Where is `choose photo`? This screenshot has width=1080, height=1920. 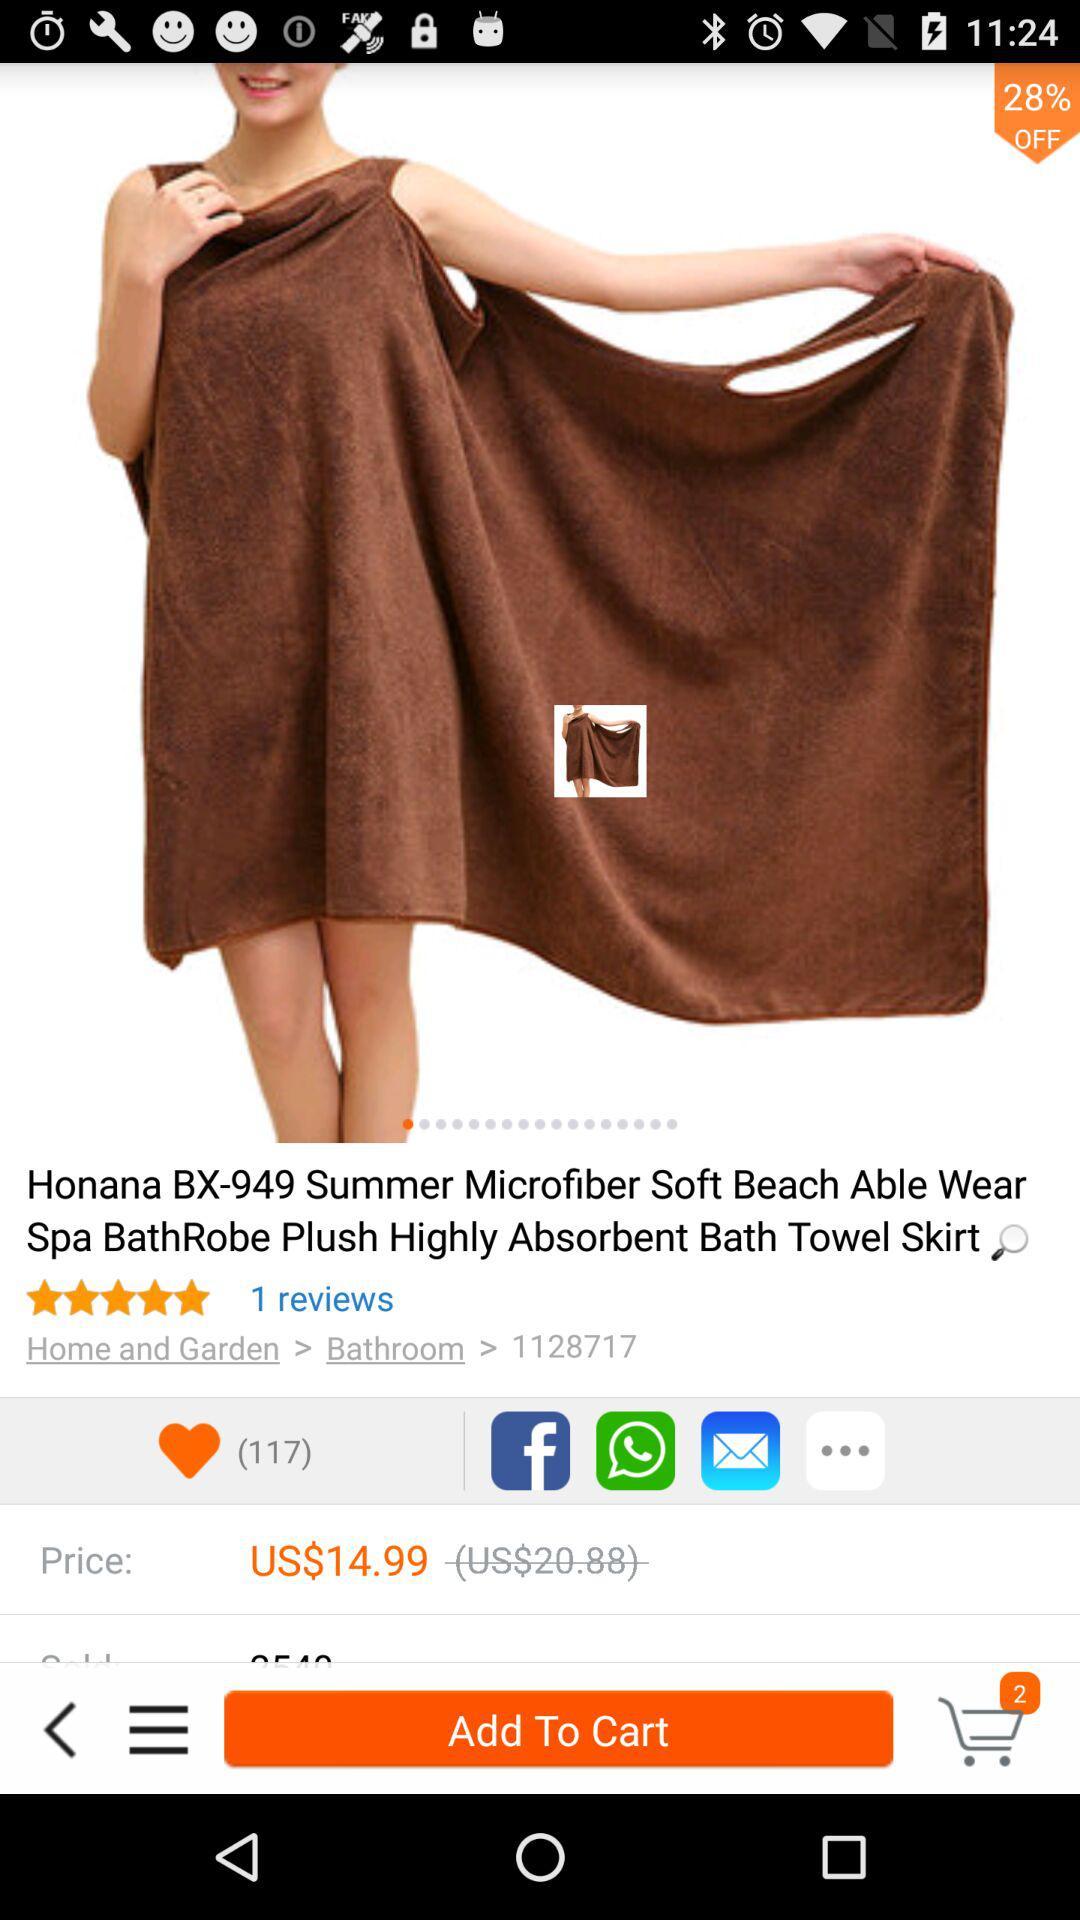
choose photo is located at coordinates (522, 1124).